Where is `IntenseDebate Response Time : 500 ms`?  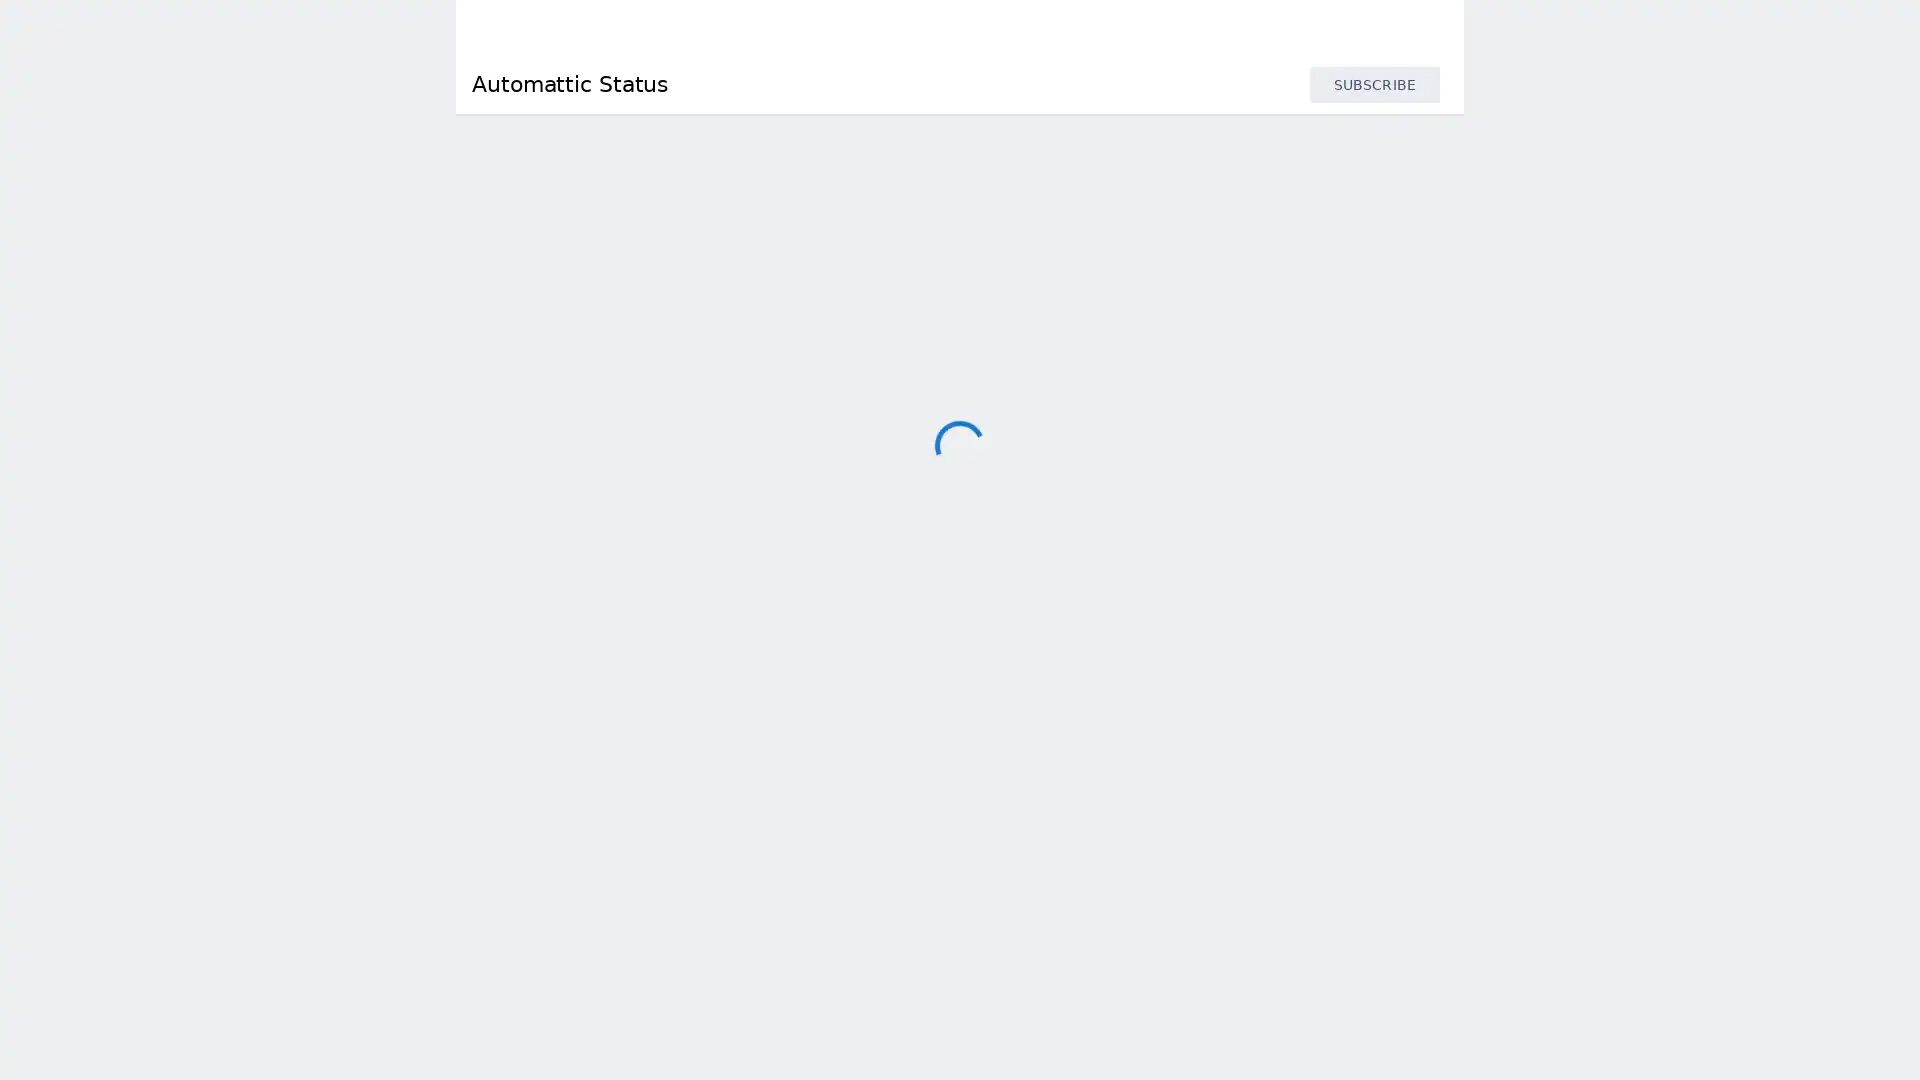
IntenseDebate Response Time : 500 ms is located at coordinates (838, 576).